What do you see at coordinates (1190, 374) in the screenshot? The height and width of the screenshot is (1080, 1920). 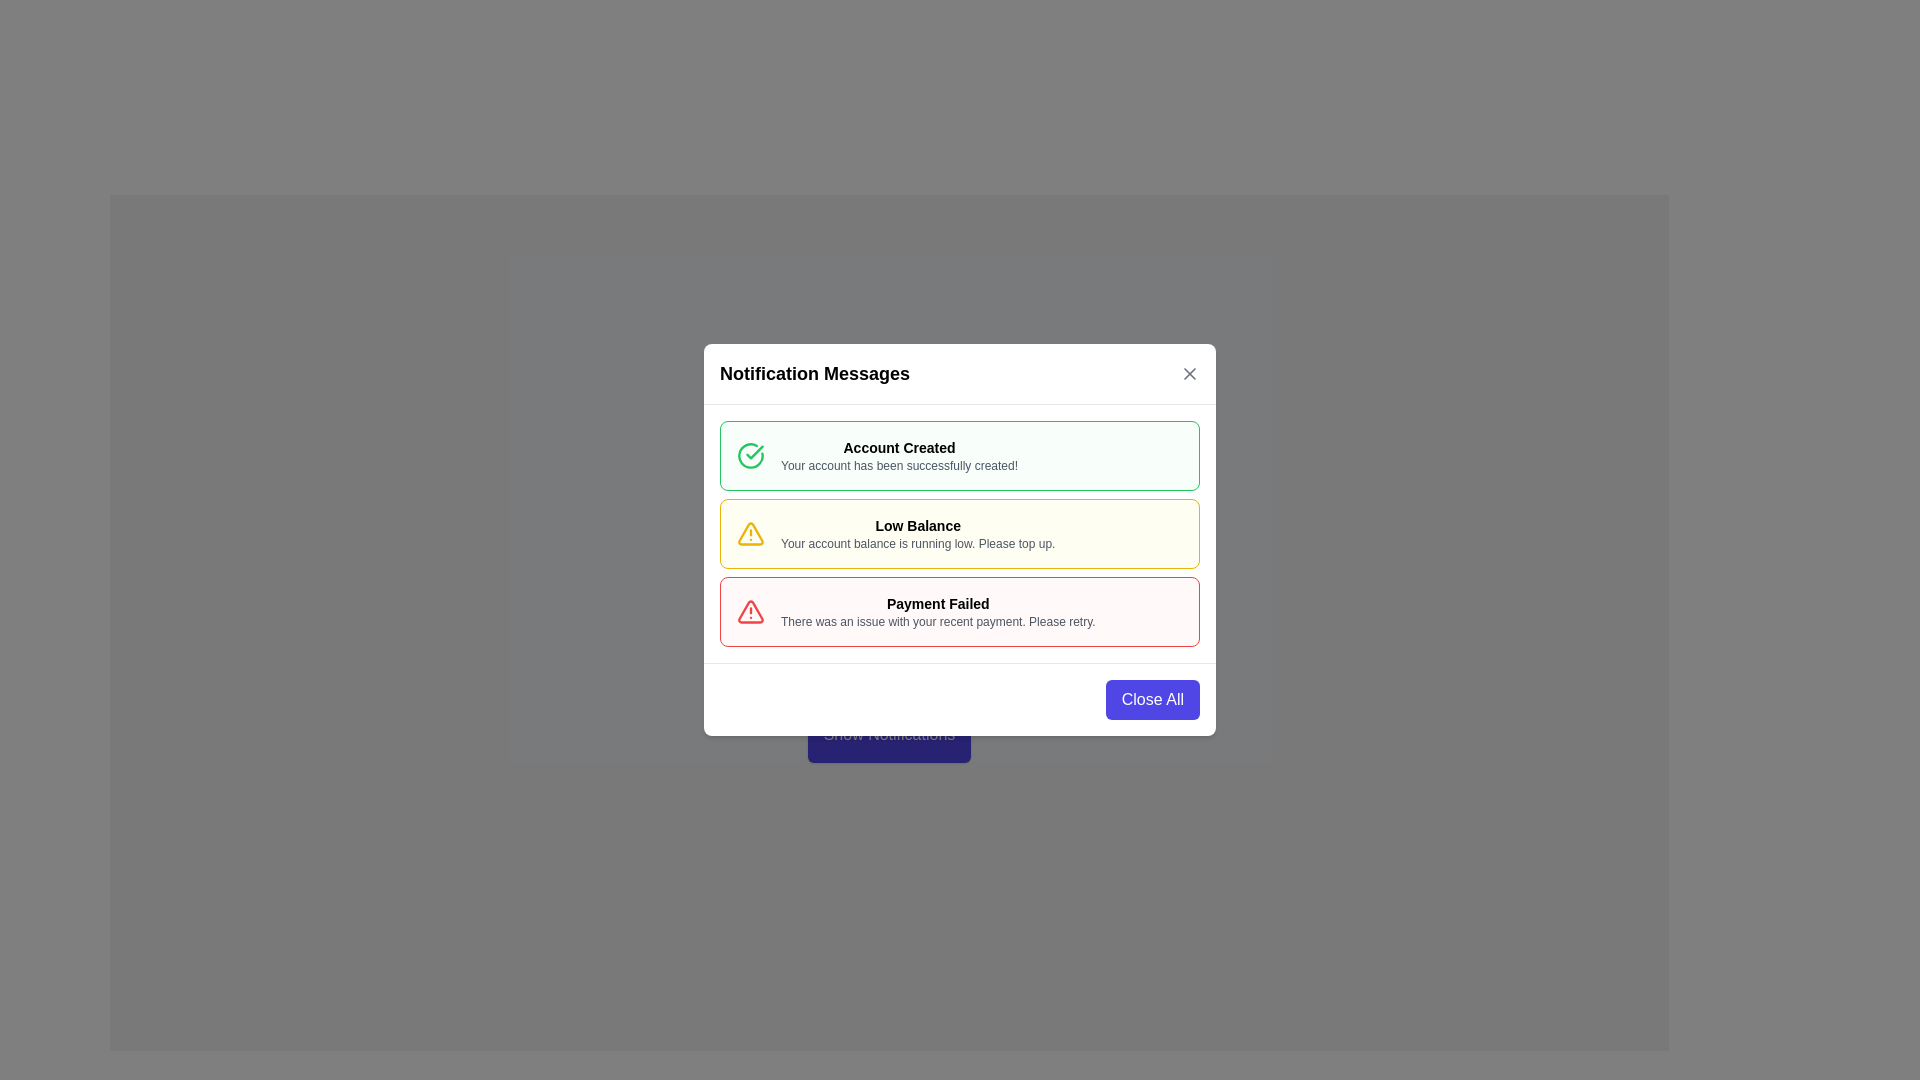 I see `the 'X' icon in the top-right corner of the 'Notification Messages' modal` at bounding box center [1190, 374].